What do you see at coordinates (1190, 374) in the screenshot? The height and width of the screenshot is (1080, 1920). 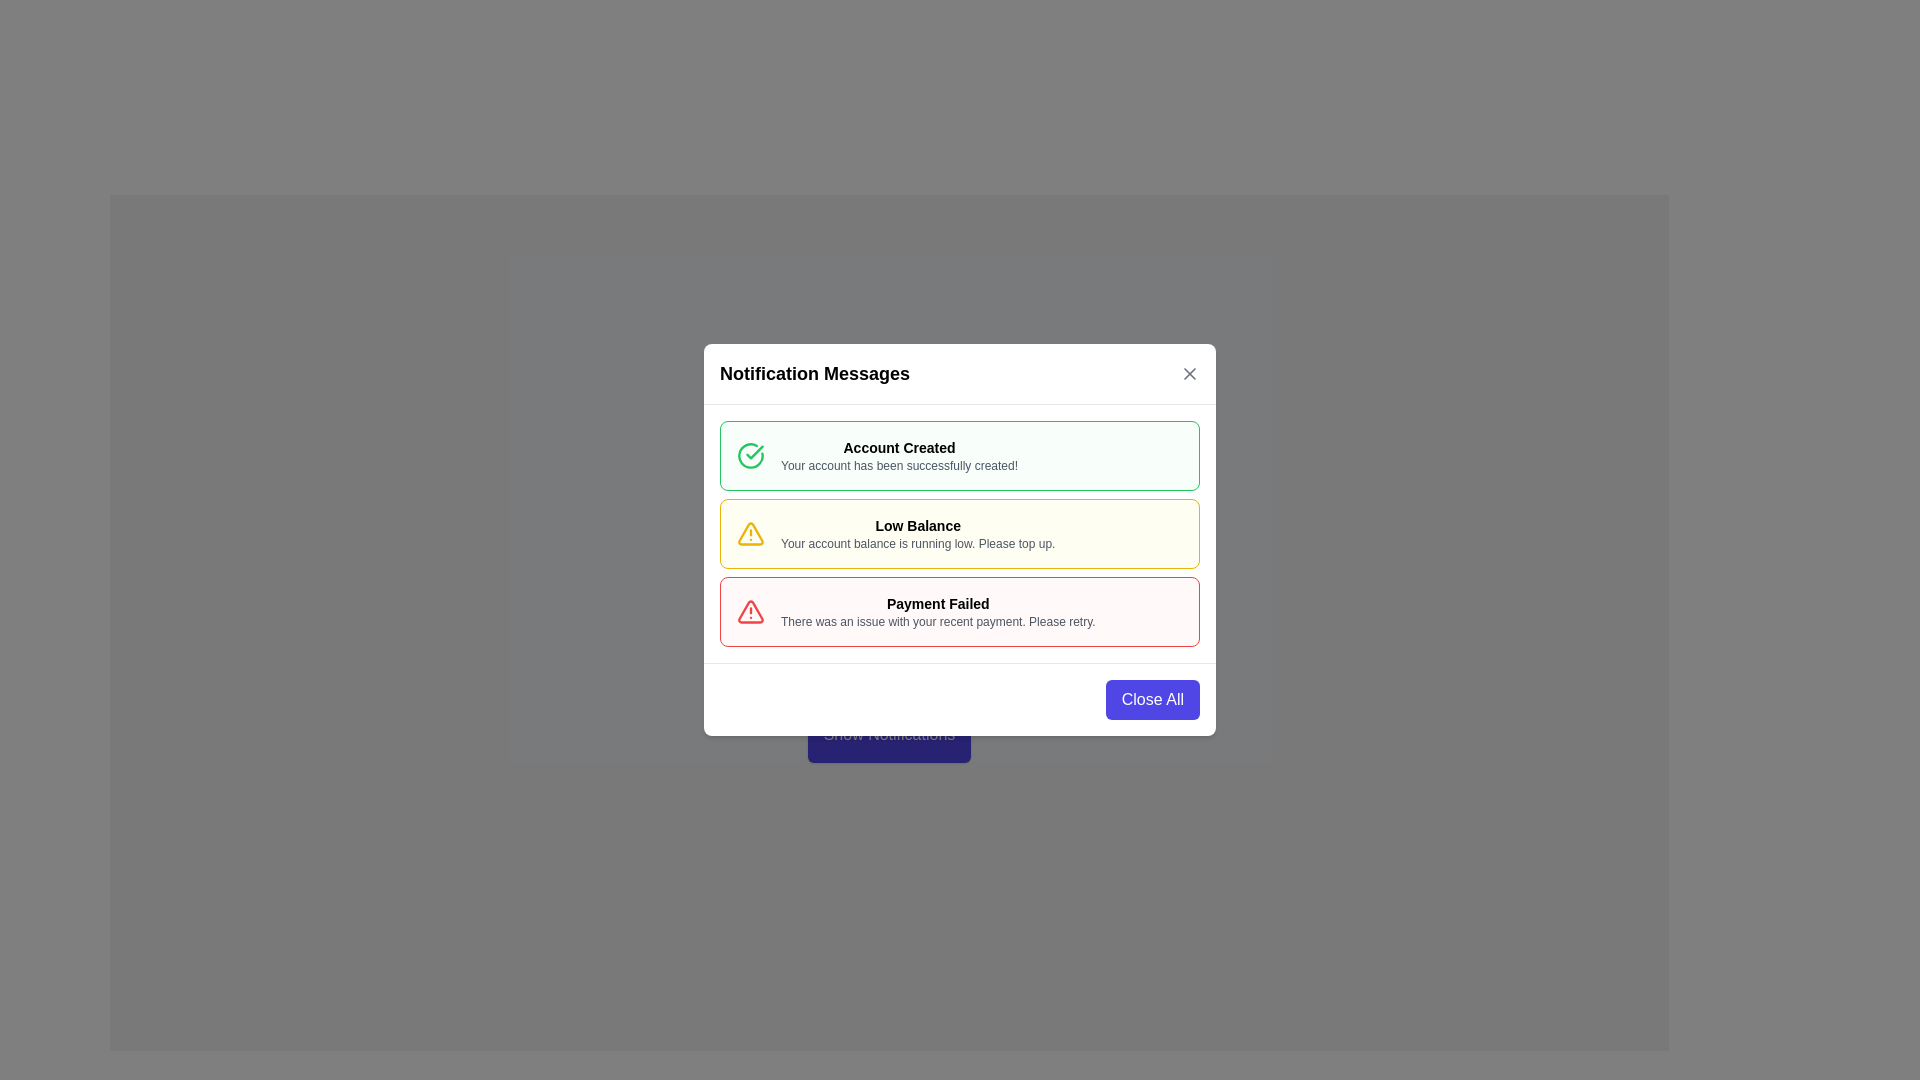 I see `the 'X' icon in the top-right corner of the 'Notification Messages' modal` at bounding box center [1190, 374].